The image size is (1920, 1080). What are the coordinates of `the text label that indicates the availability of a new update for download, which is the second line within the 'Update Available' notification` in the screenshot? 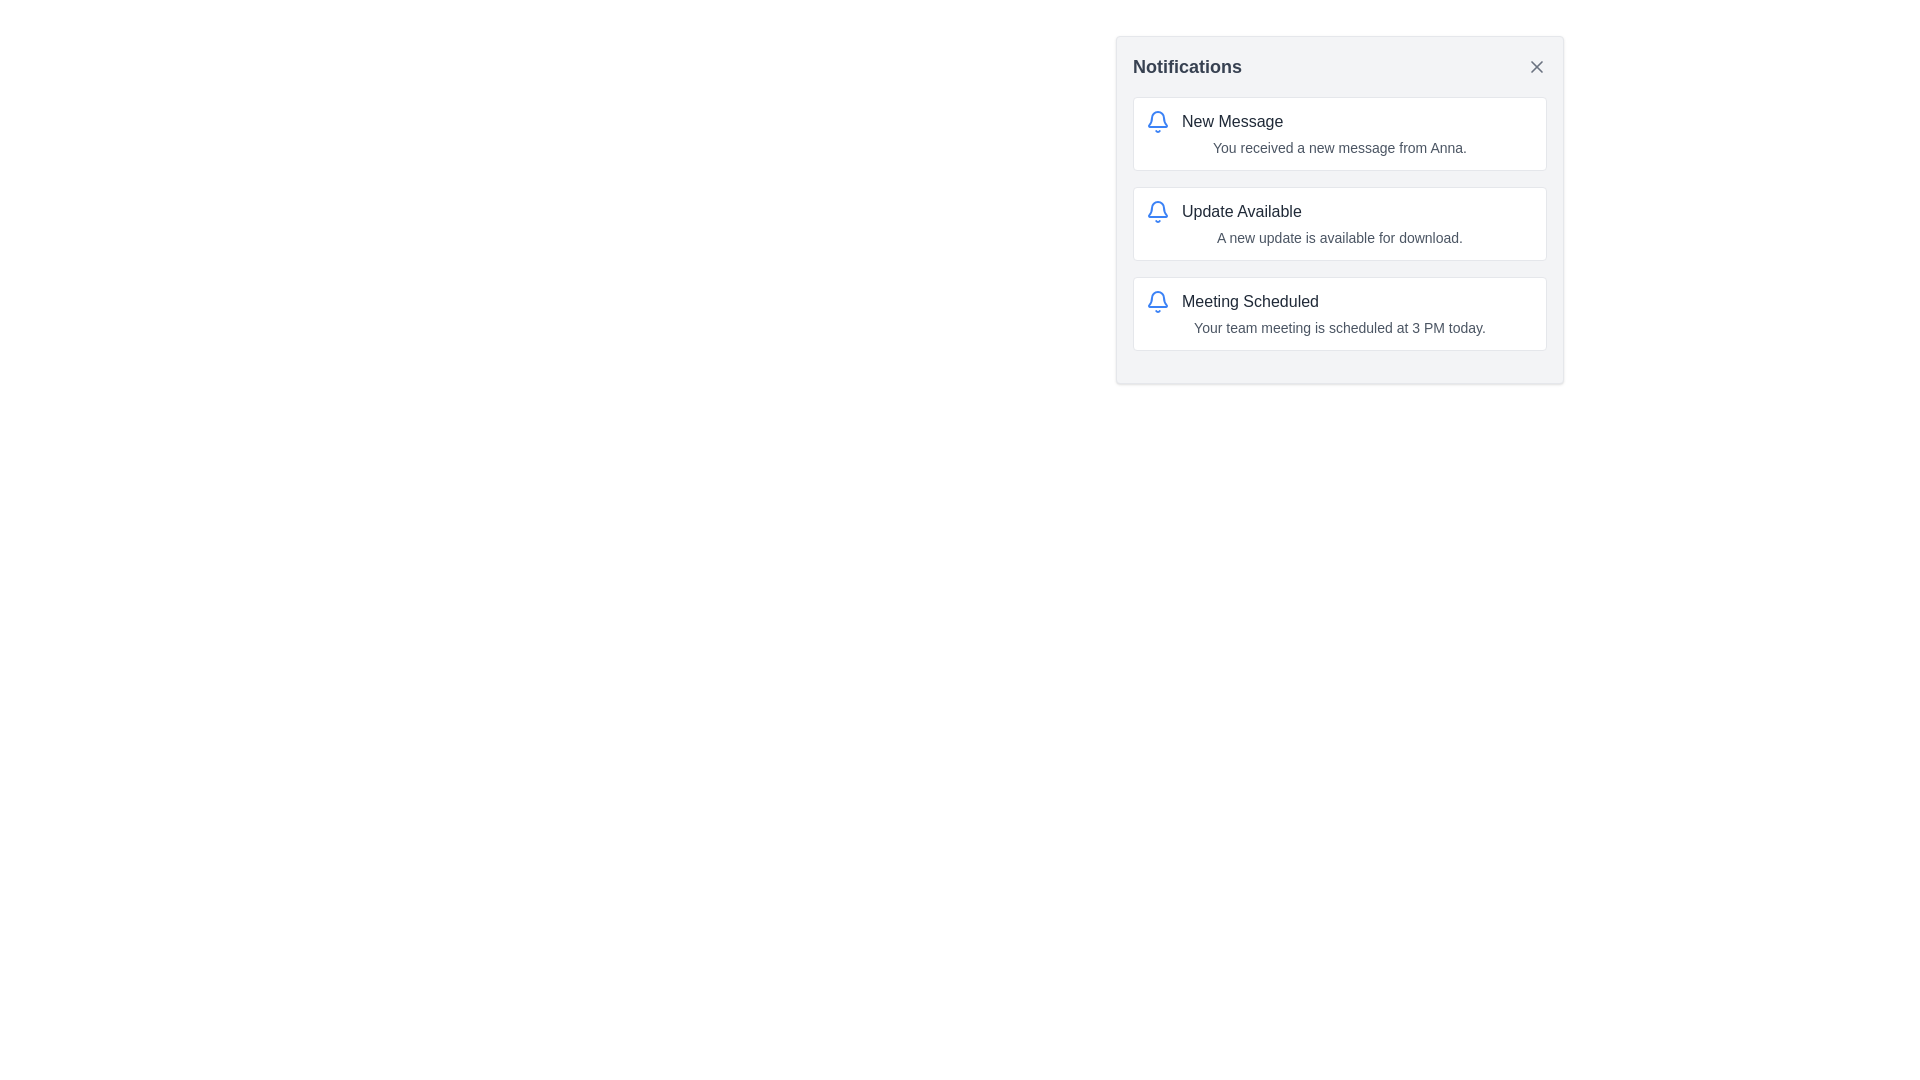 It's located at (1339, 237).